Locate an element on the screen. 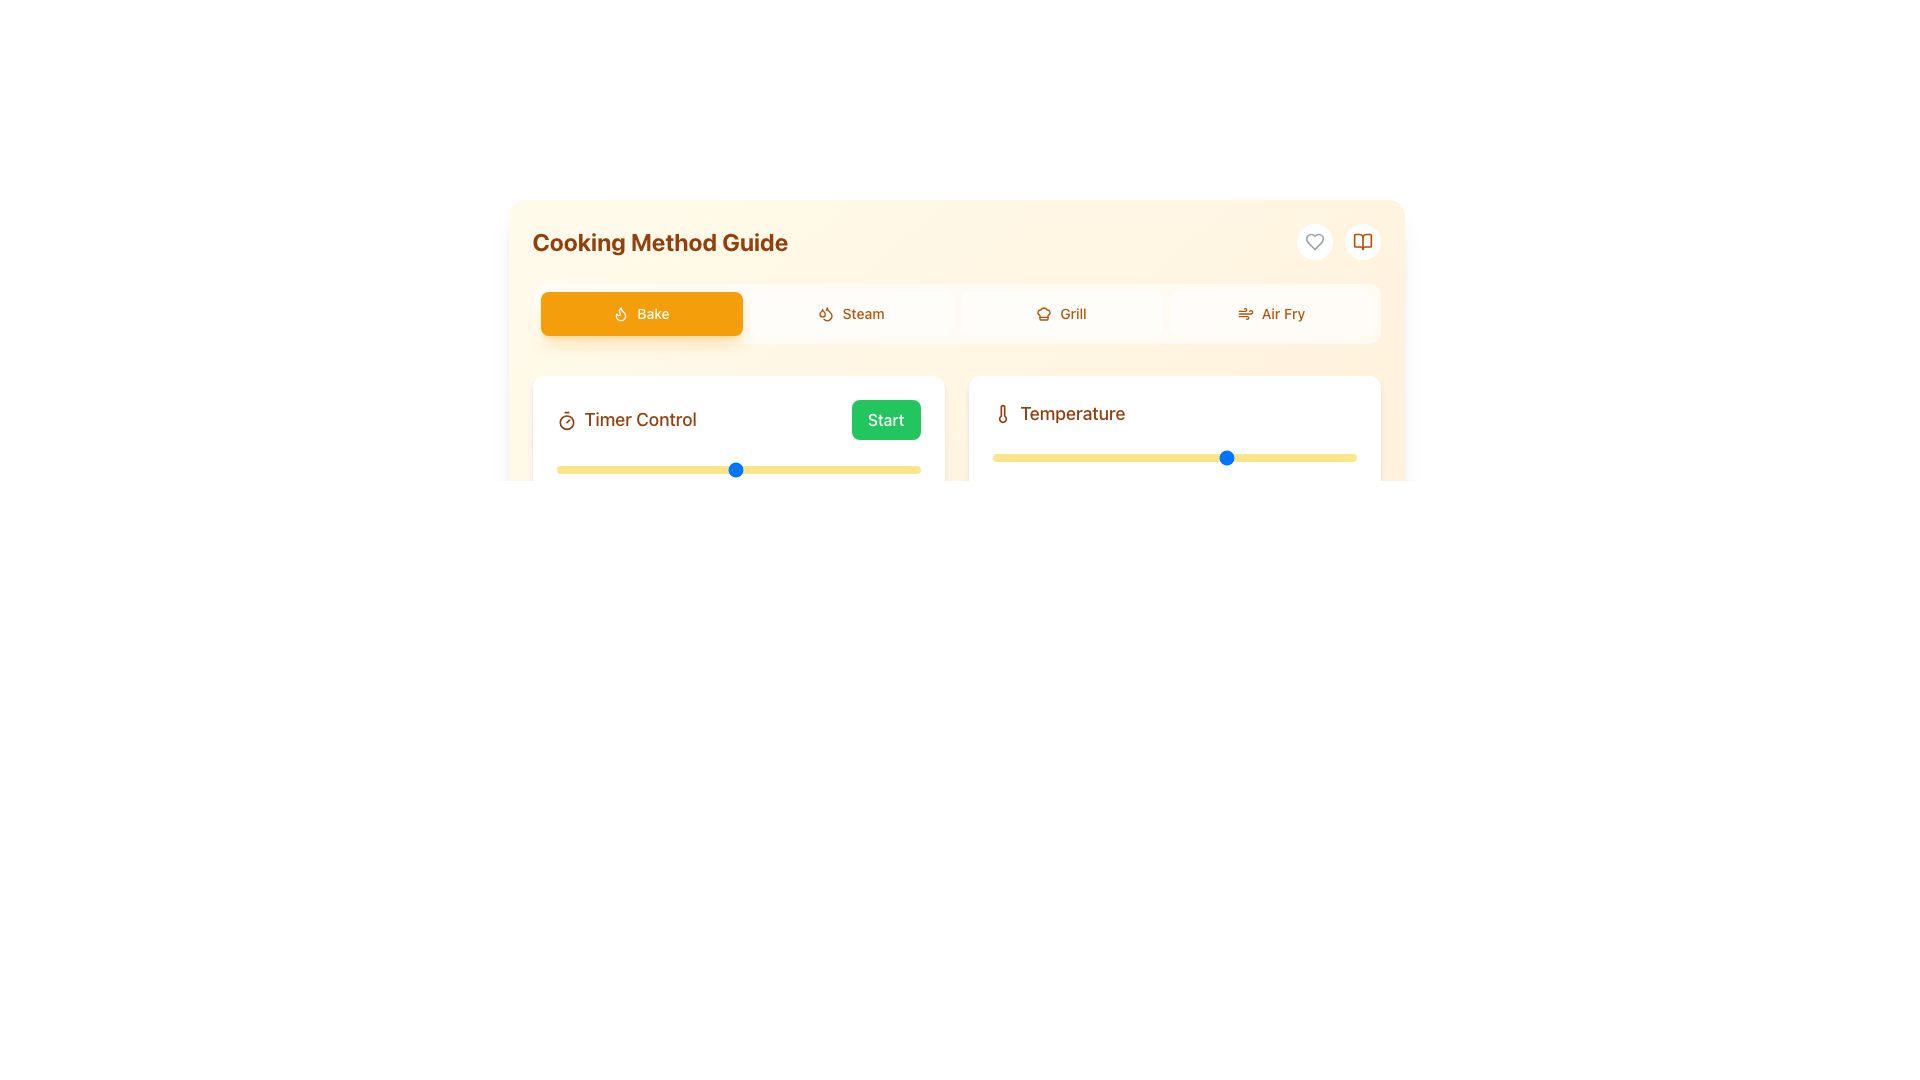 This screenshot has width=1920, height=1080. the chef's hat icon in the top-right section of the interface, which is outlined and styled with a line-based design, and is adjacent to the book and heart icons is located at coordinates (1043, 313).